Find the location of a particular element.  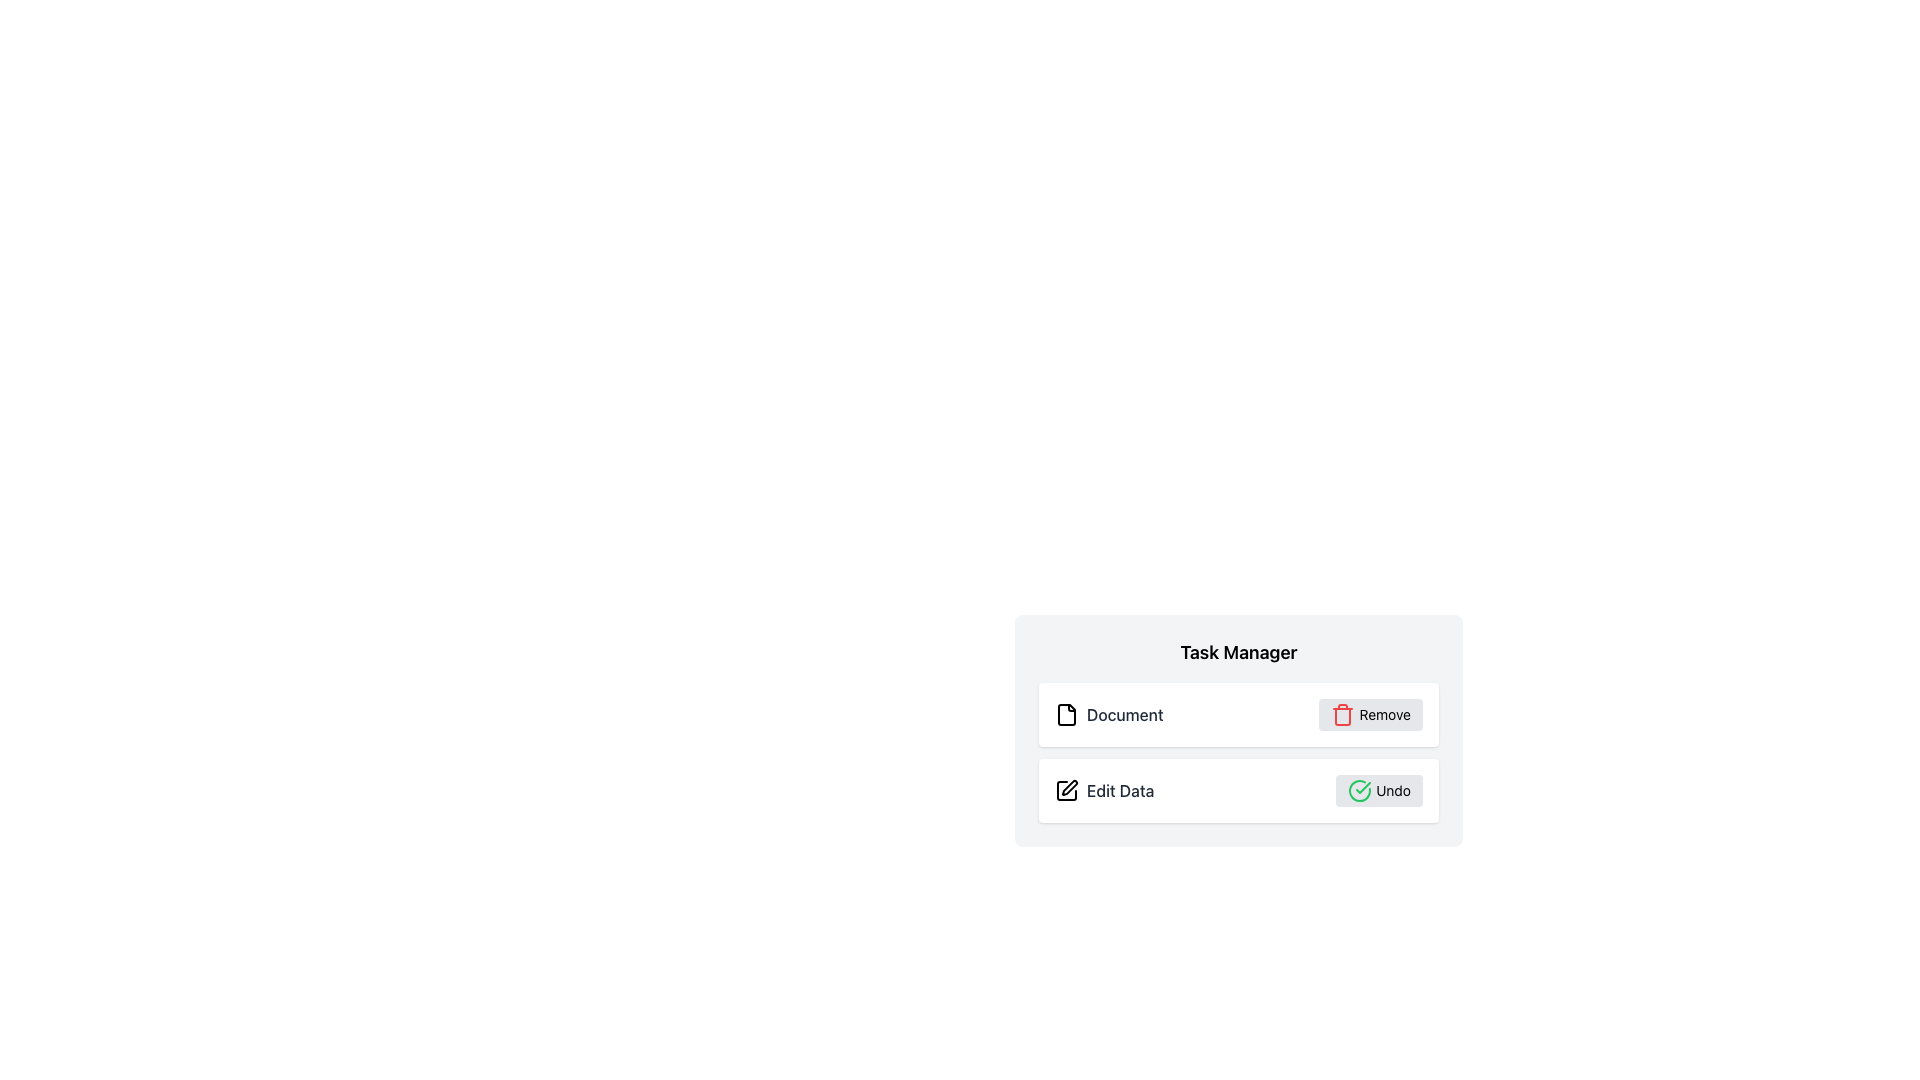

the small, red-outlined document icon located to the left of the 'Document' label in the 'Task Manager' section is located at coordinates (1065, 713).